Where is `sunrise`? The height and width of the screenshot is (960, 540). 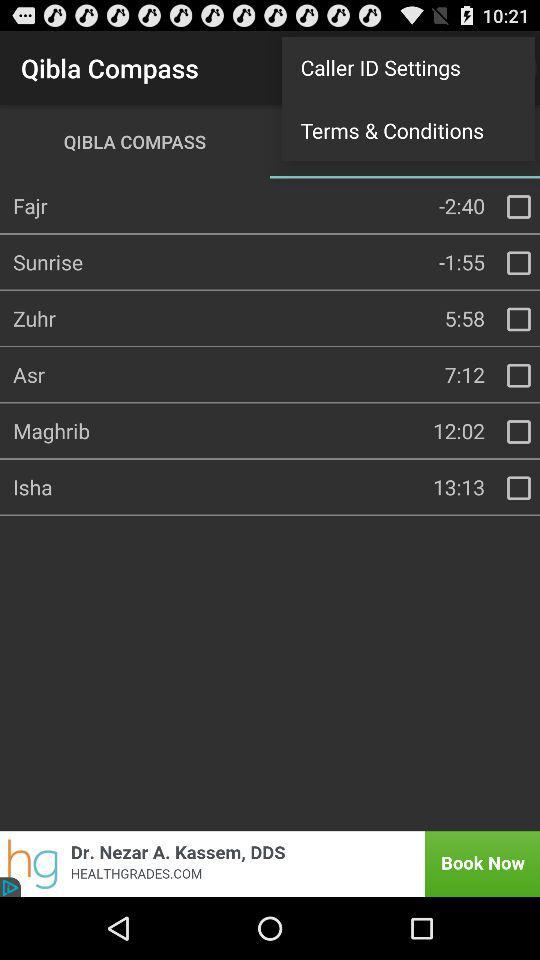
sunrise is located at coordinates (518, 262).